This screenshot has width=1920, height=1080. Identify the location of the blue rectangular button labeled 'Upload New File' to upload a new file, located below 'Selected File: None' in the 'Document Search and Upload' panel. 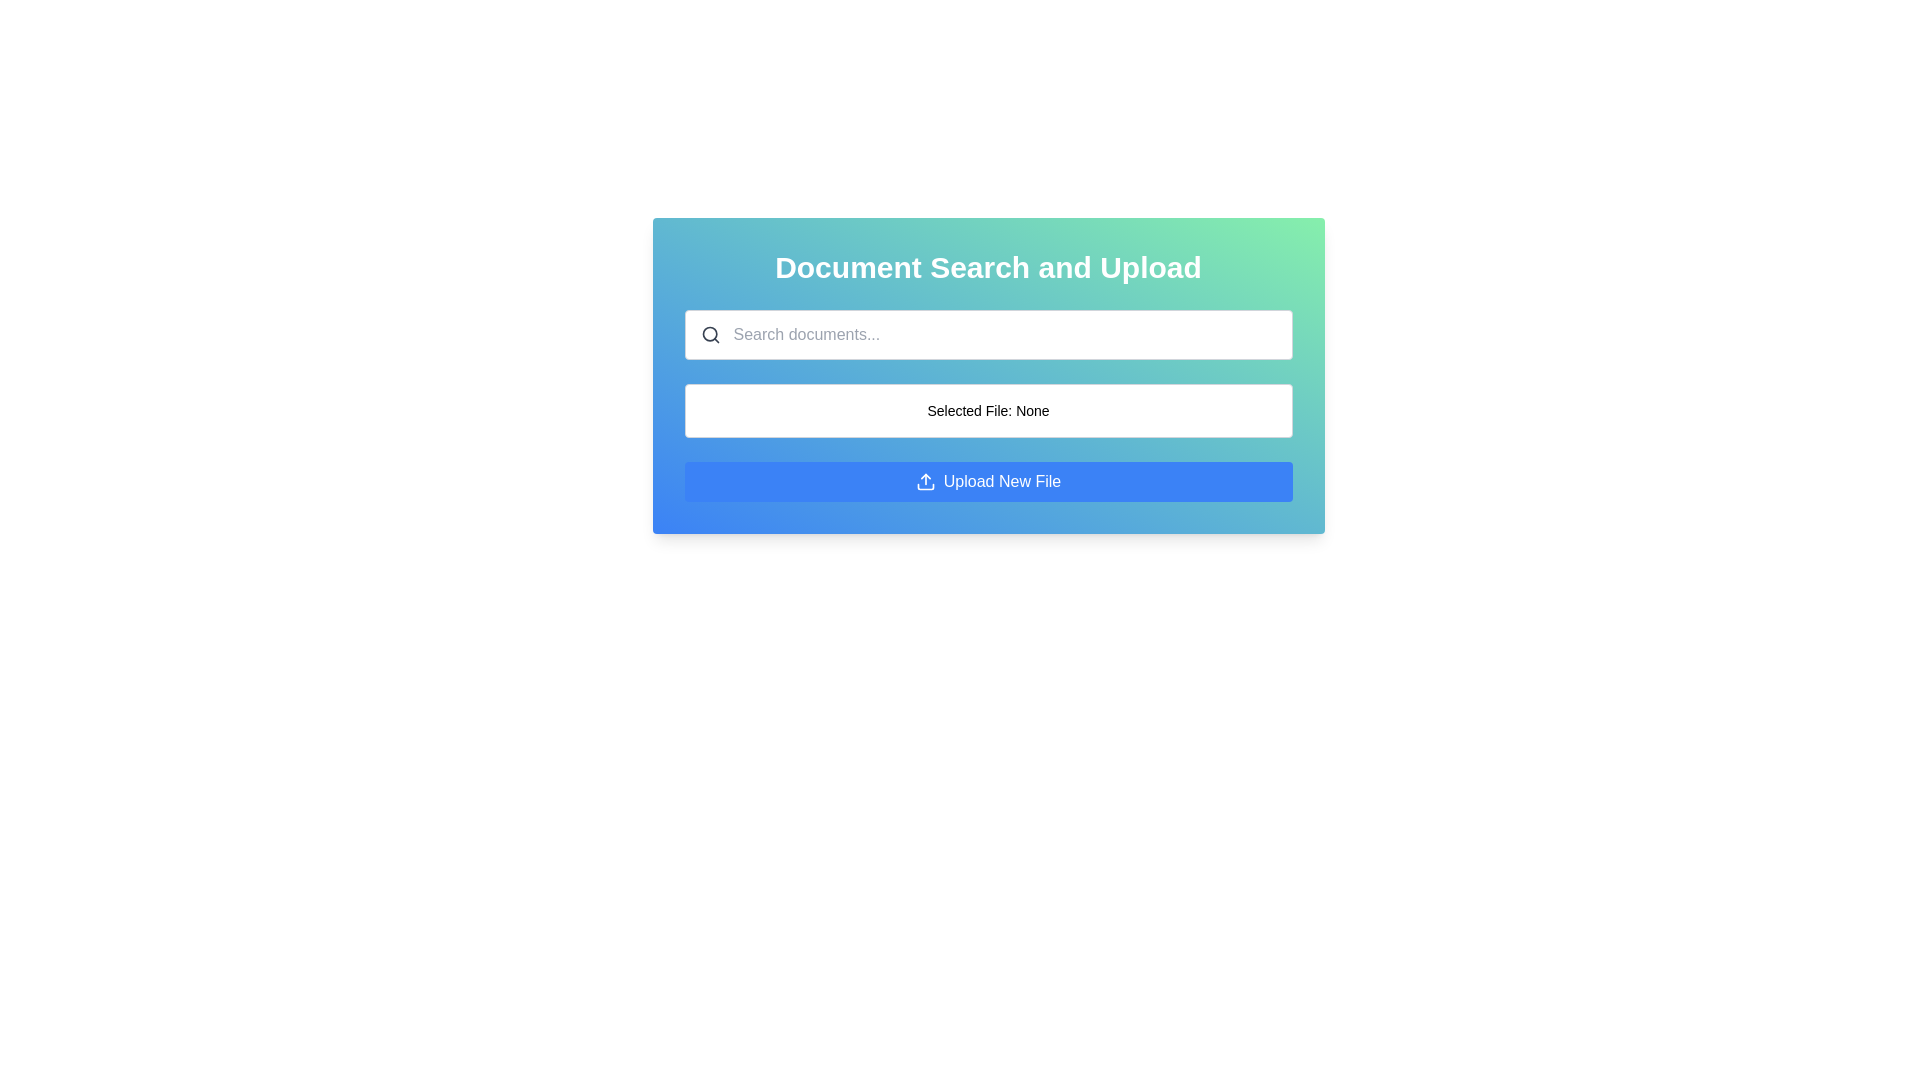
(988, 482).